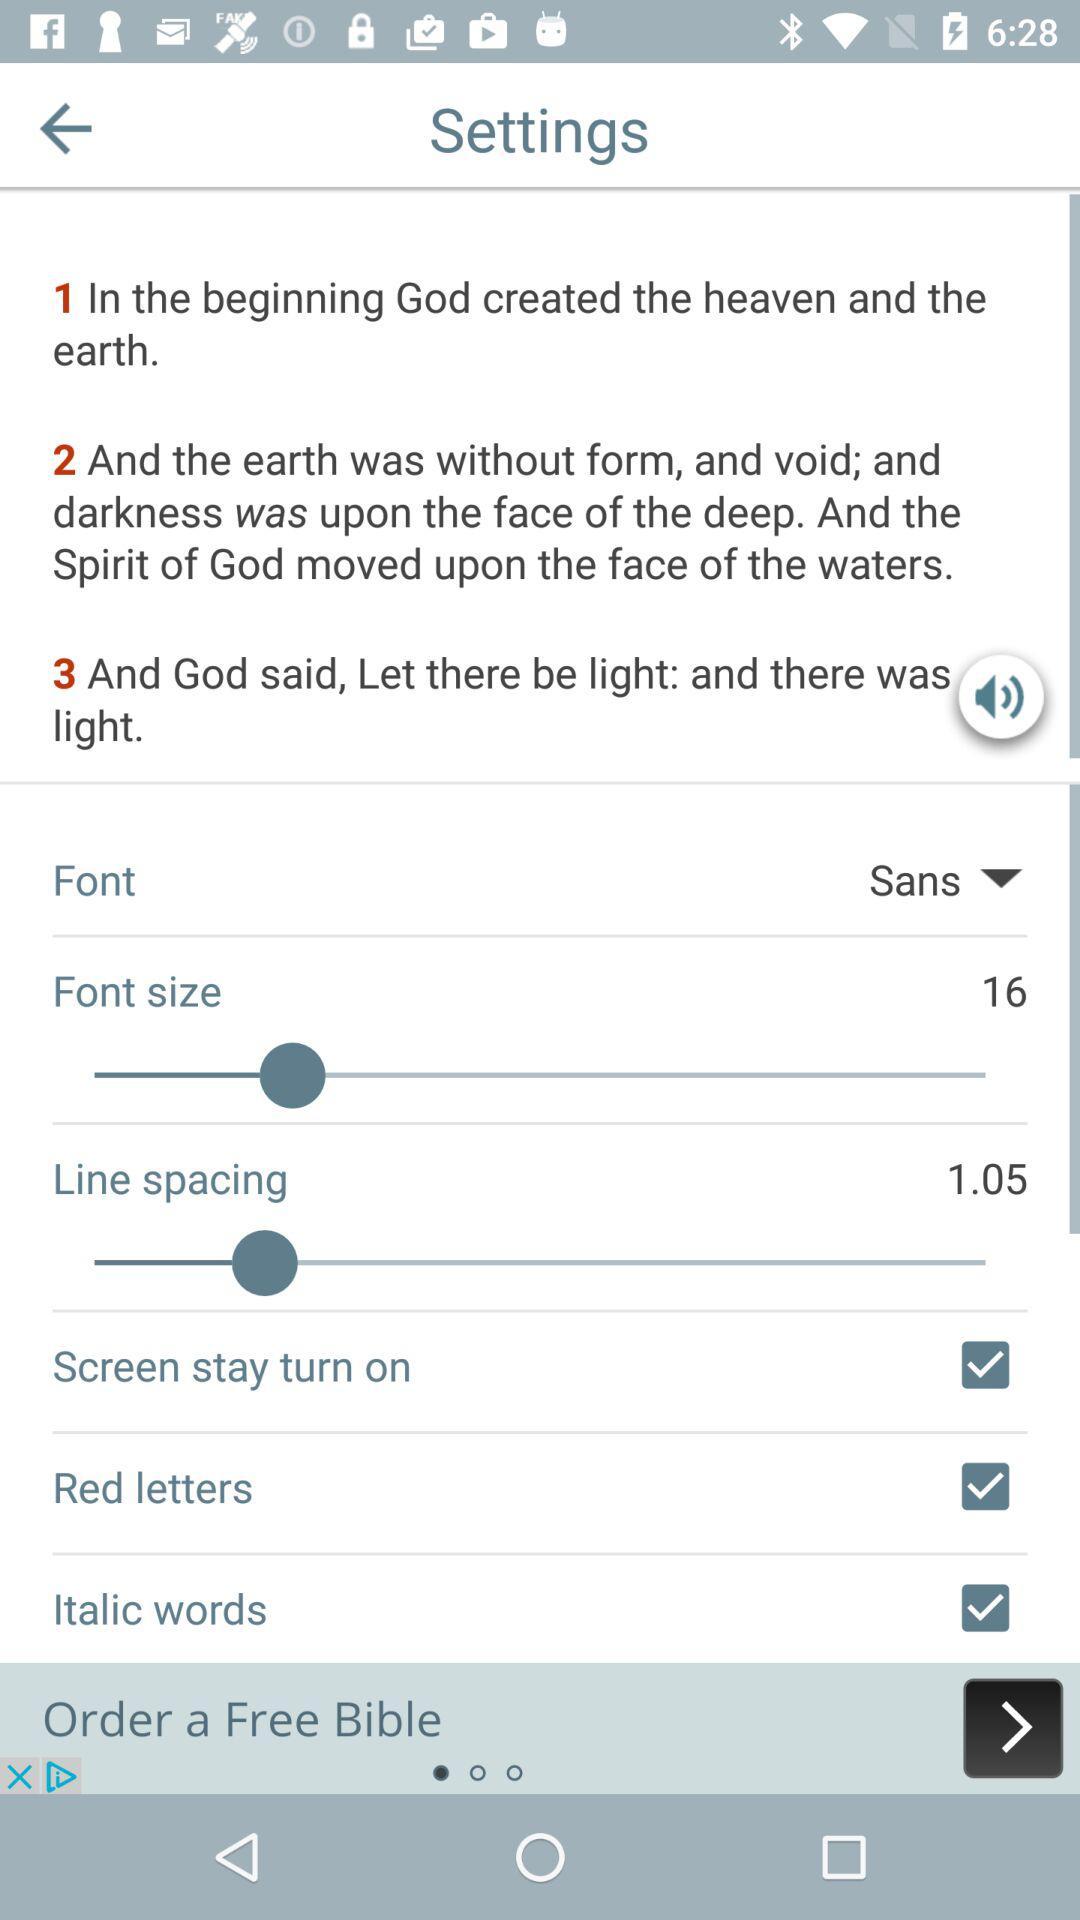 The height and width of the screenshot is (1920, 1080). Describe the element at coordinates (1001, 702) in the screenshot. I see `adjust the volume` at that location.